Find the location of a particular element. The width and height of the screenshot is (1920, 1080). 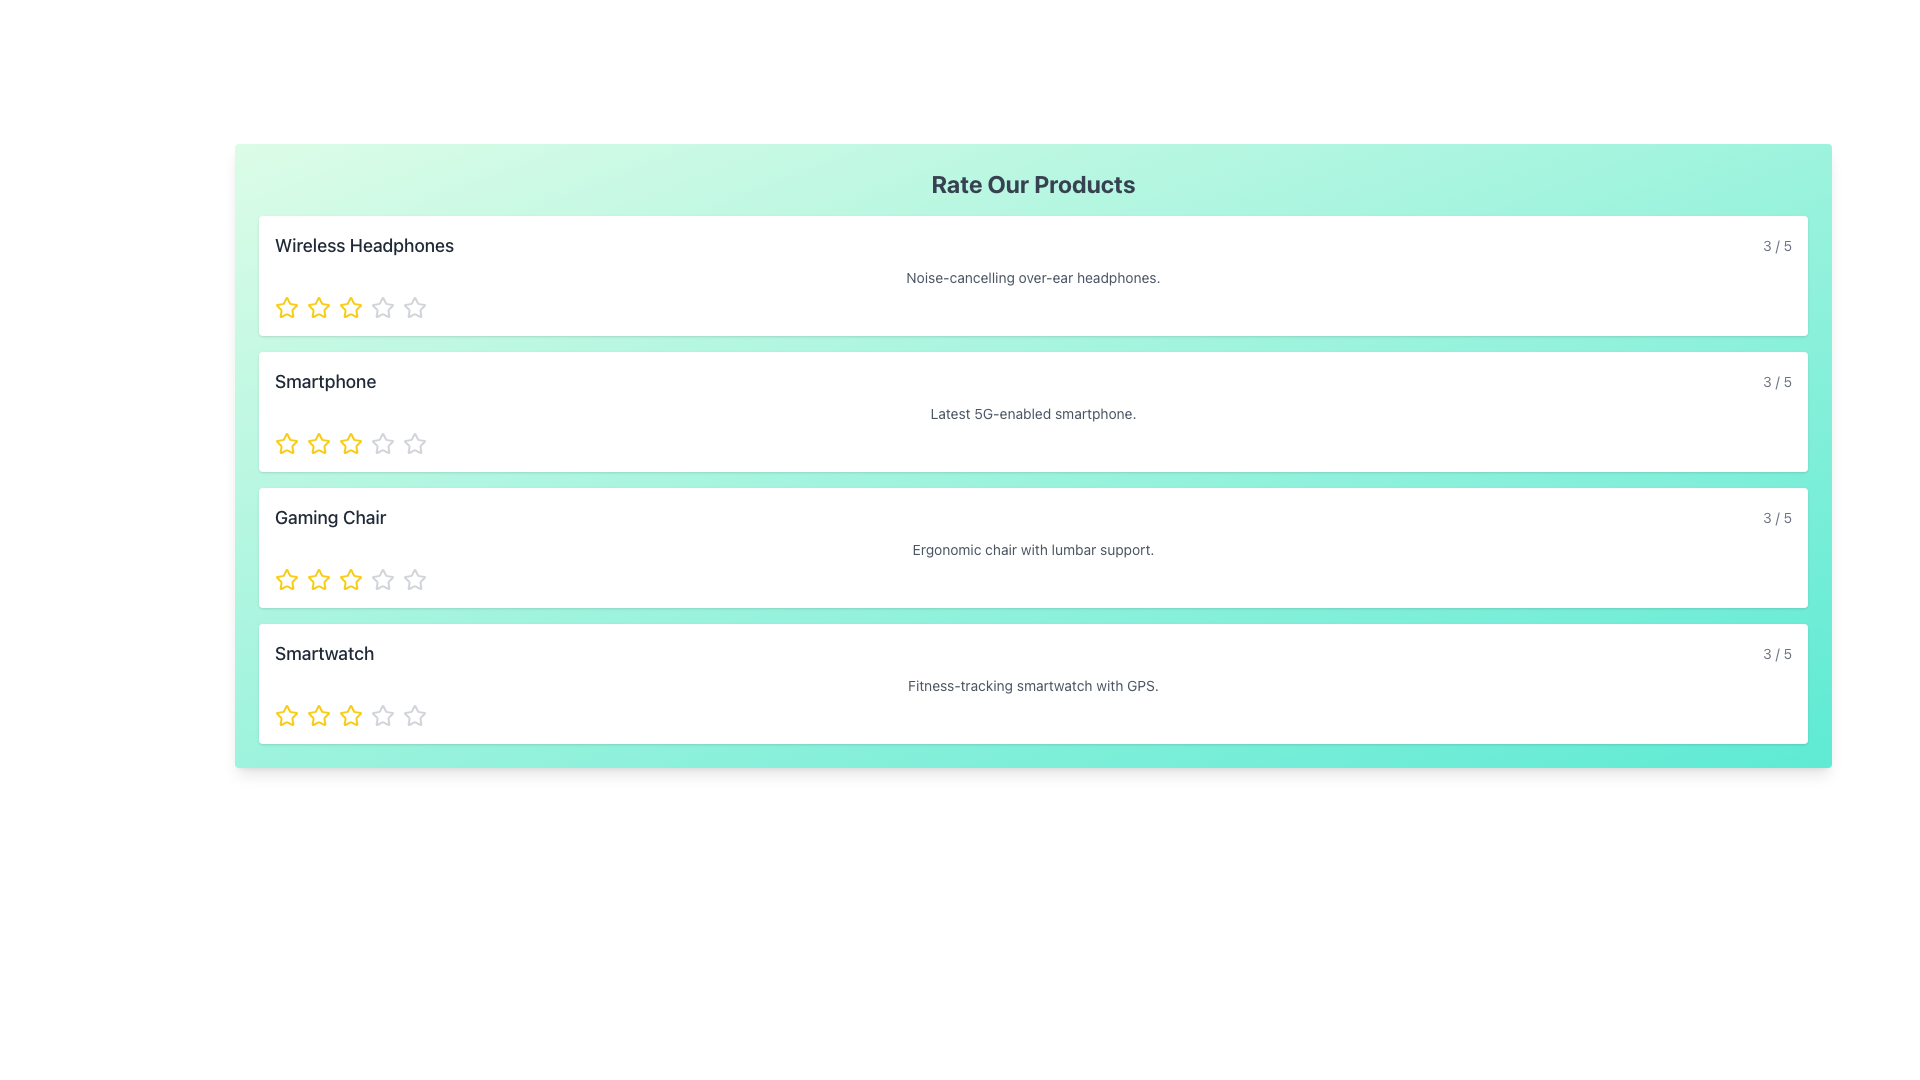

the second star icon in the rating row for the 'Smartwatch' product is located at coordinates (317, 715).